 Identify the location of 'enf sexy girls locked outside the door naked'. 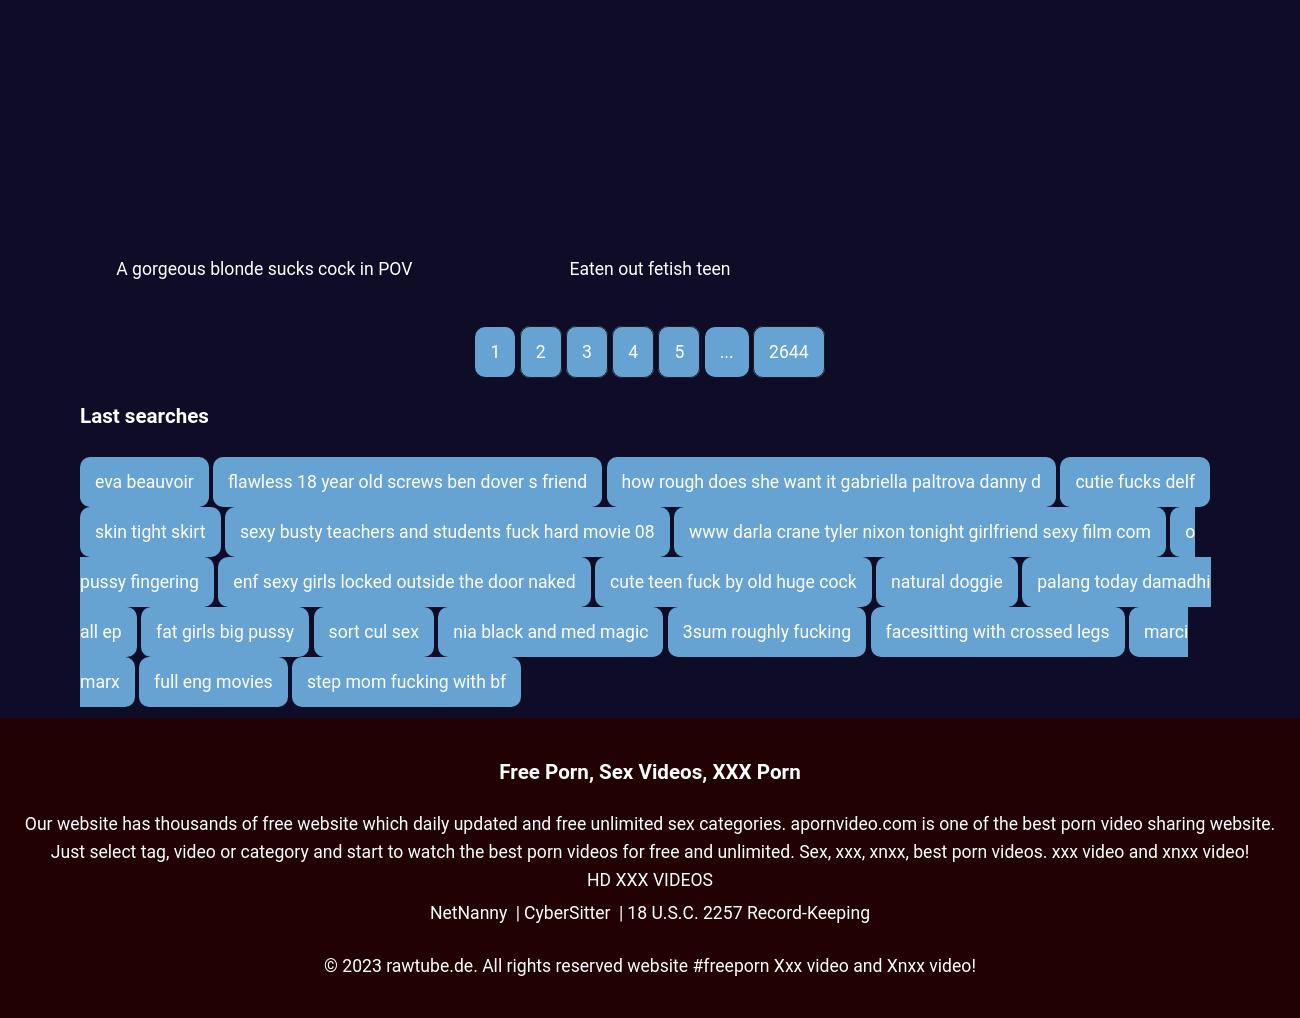
(404, 580).